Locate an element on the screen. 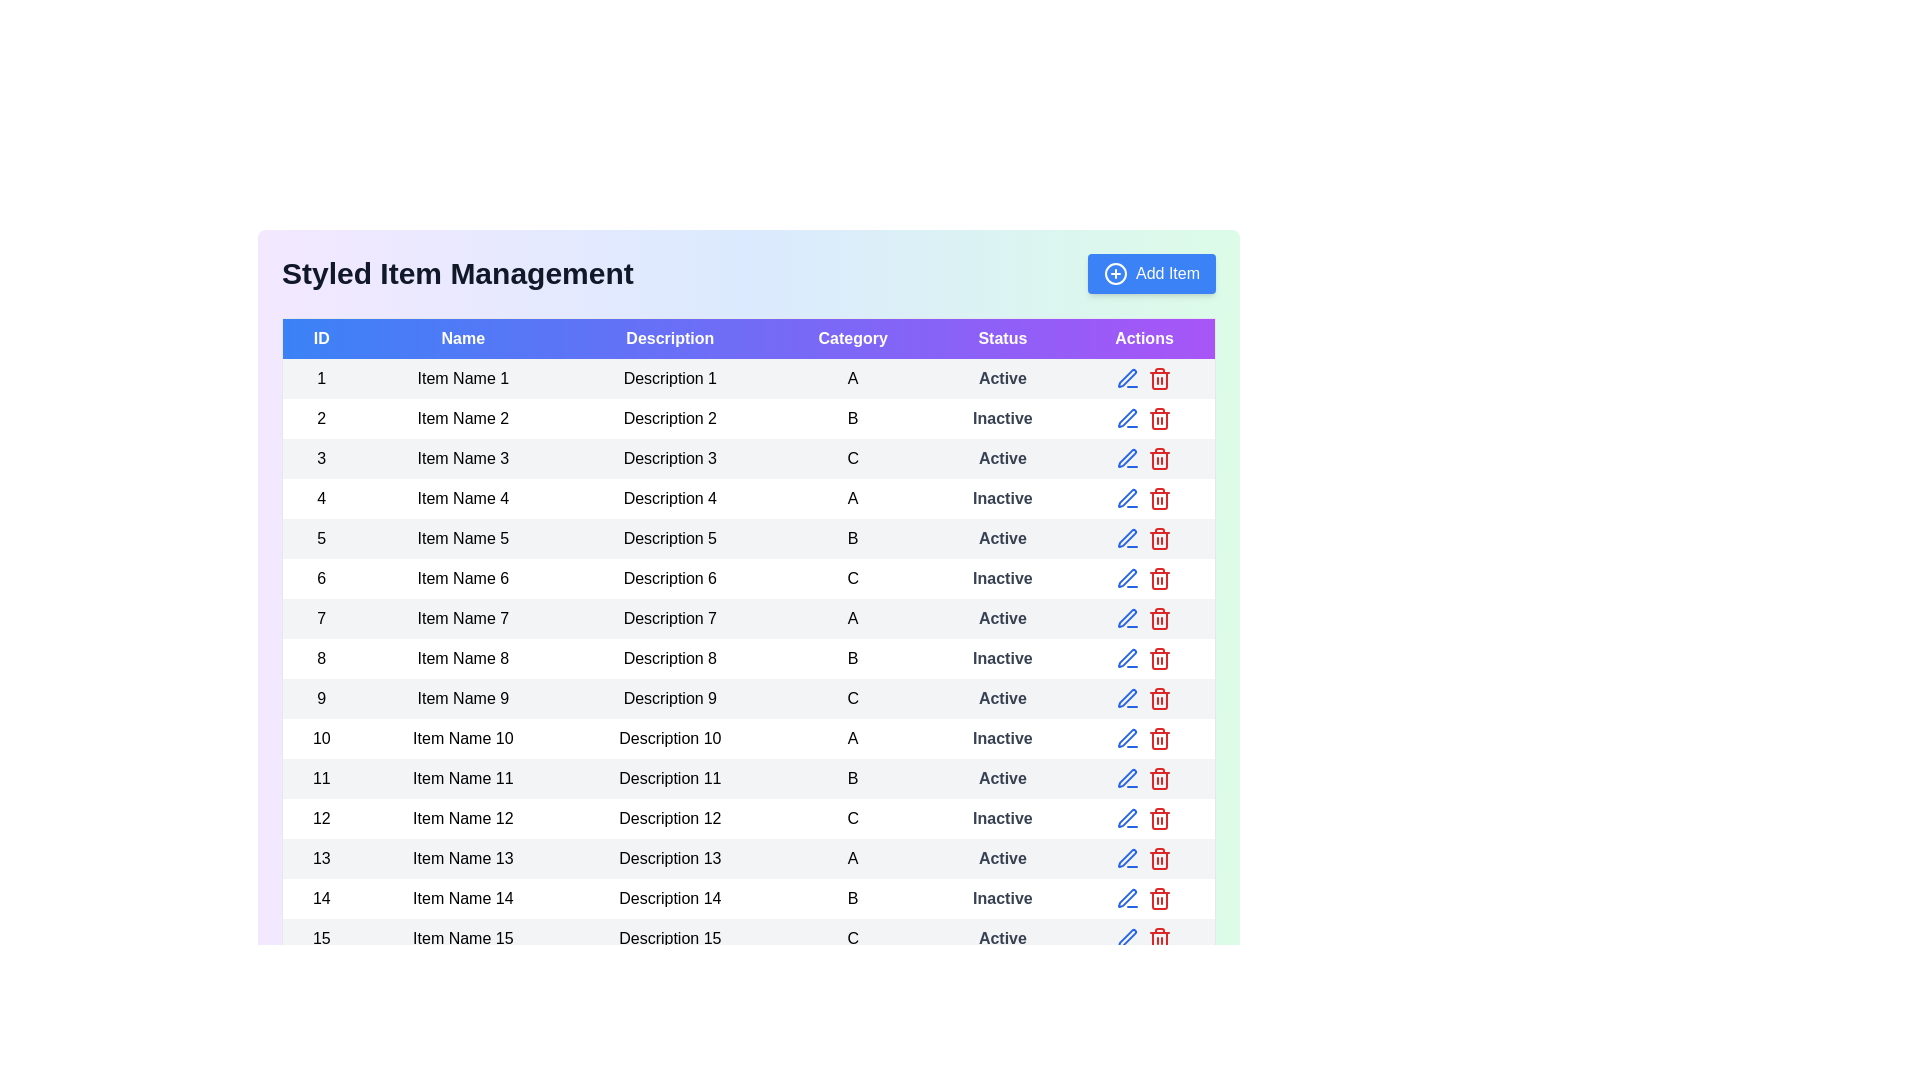 This screenshot has width=1920, height=1080. the column header Category to sort the table by that column is located at coordinates (853, 337).